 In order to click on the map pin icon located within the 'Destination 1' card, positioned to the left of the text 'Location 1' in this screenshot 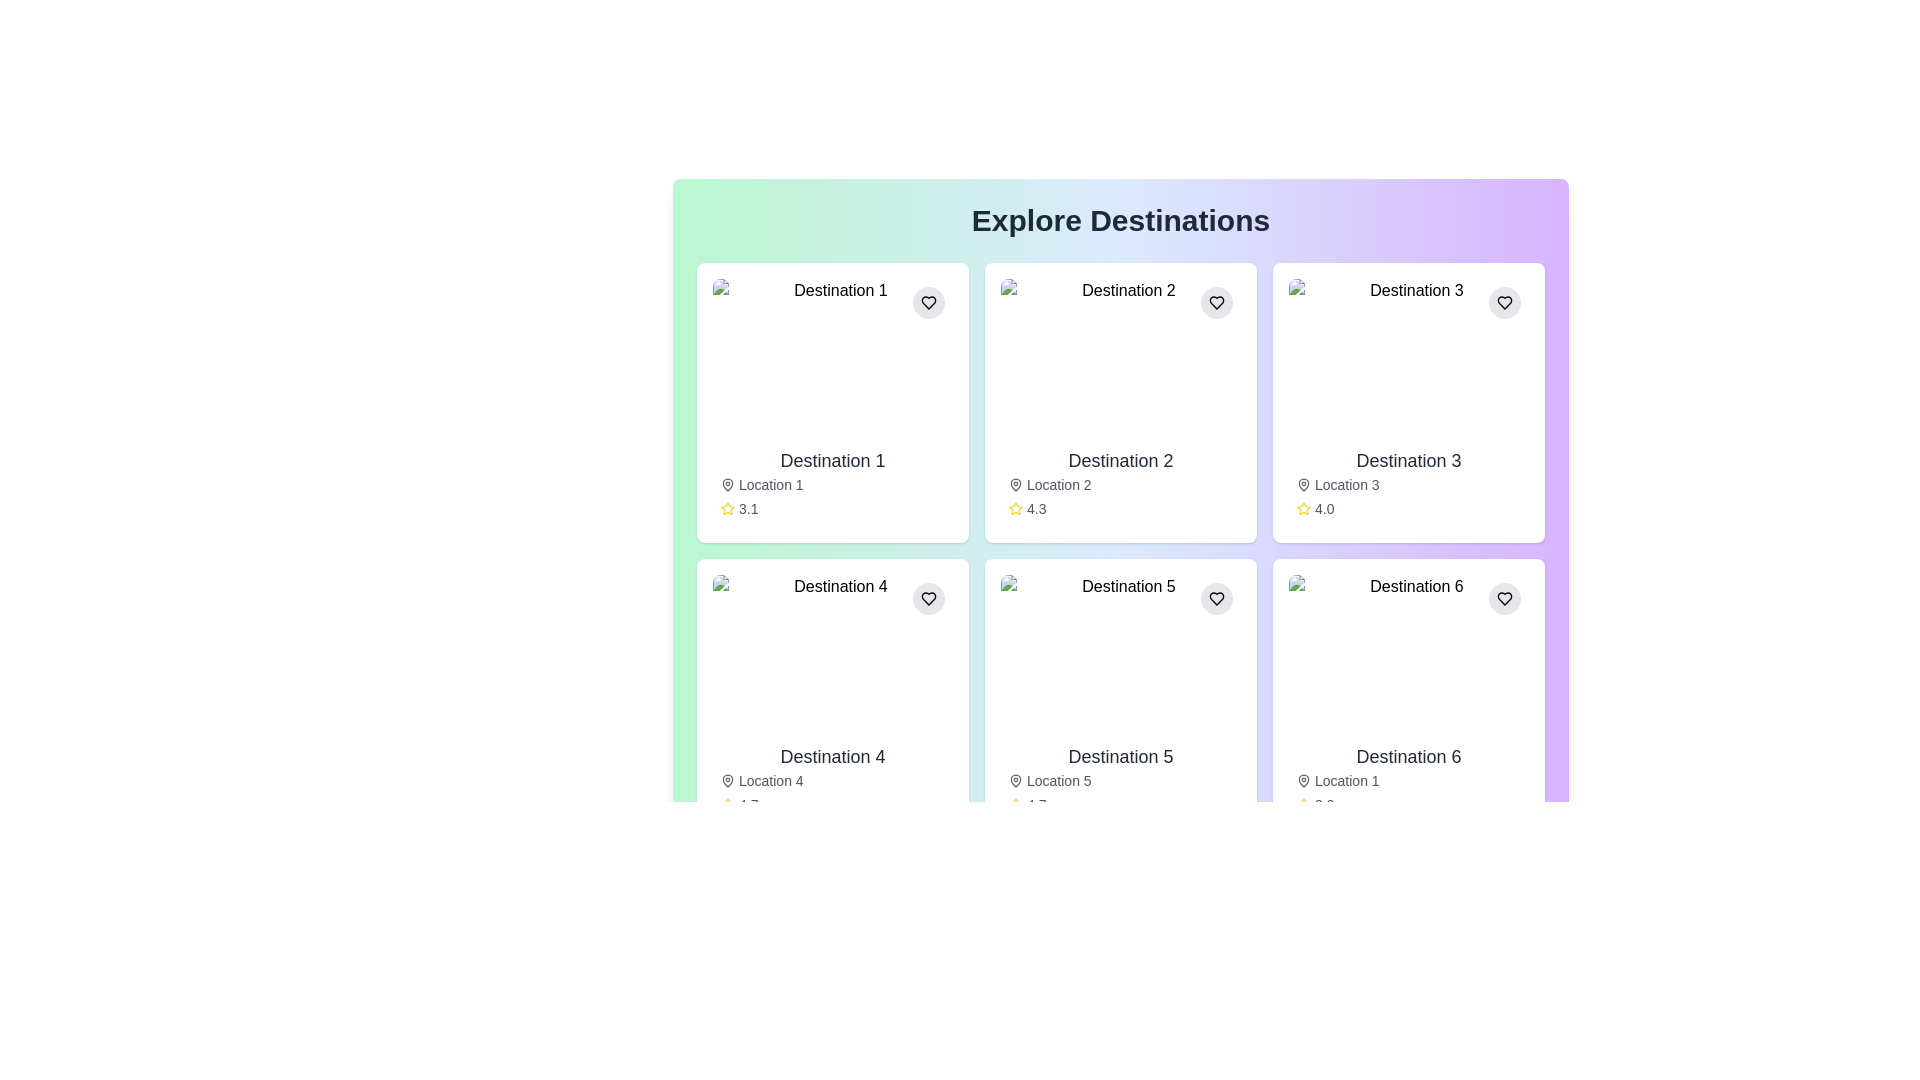, I will do `click(727, 483)`.